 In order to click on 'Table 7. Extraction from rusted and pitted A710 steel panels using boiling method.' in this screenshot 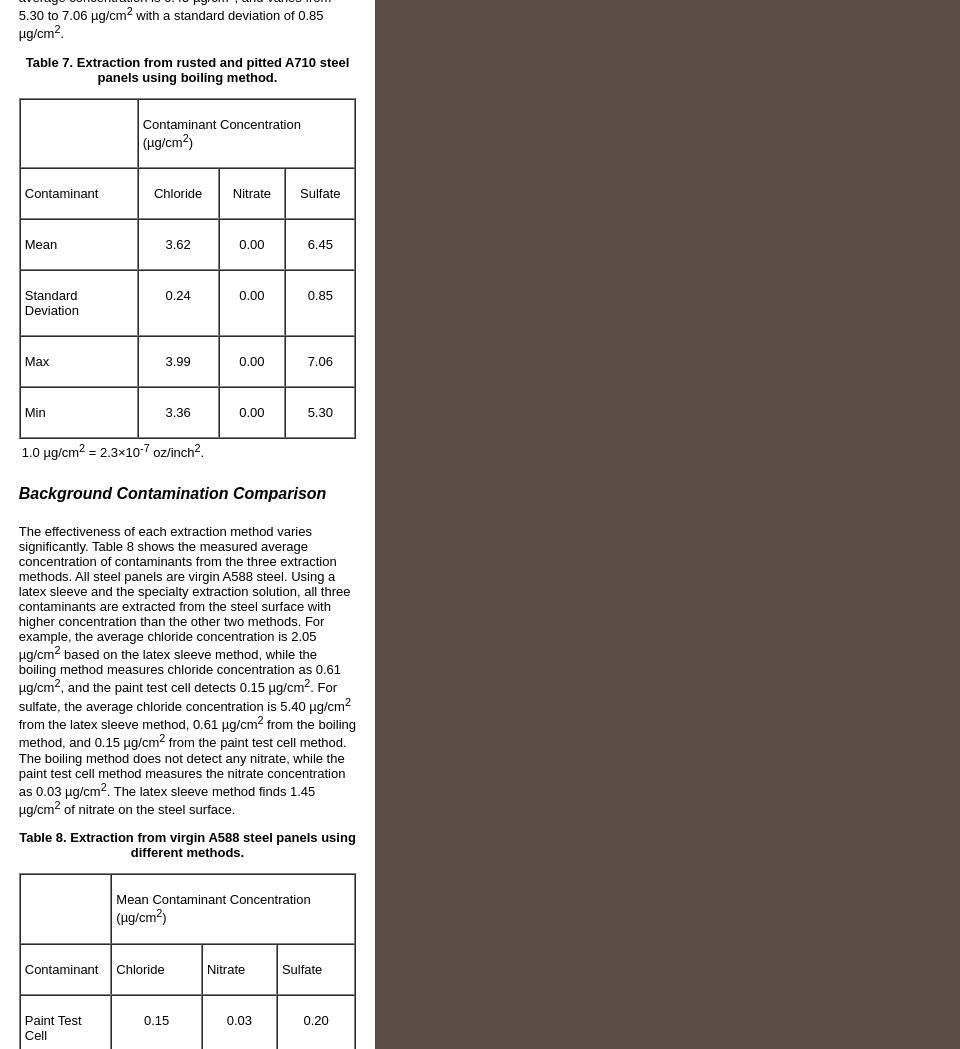, I will do `click(187, 69)`.